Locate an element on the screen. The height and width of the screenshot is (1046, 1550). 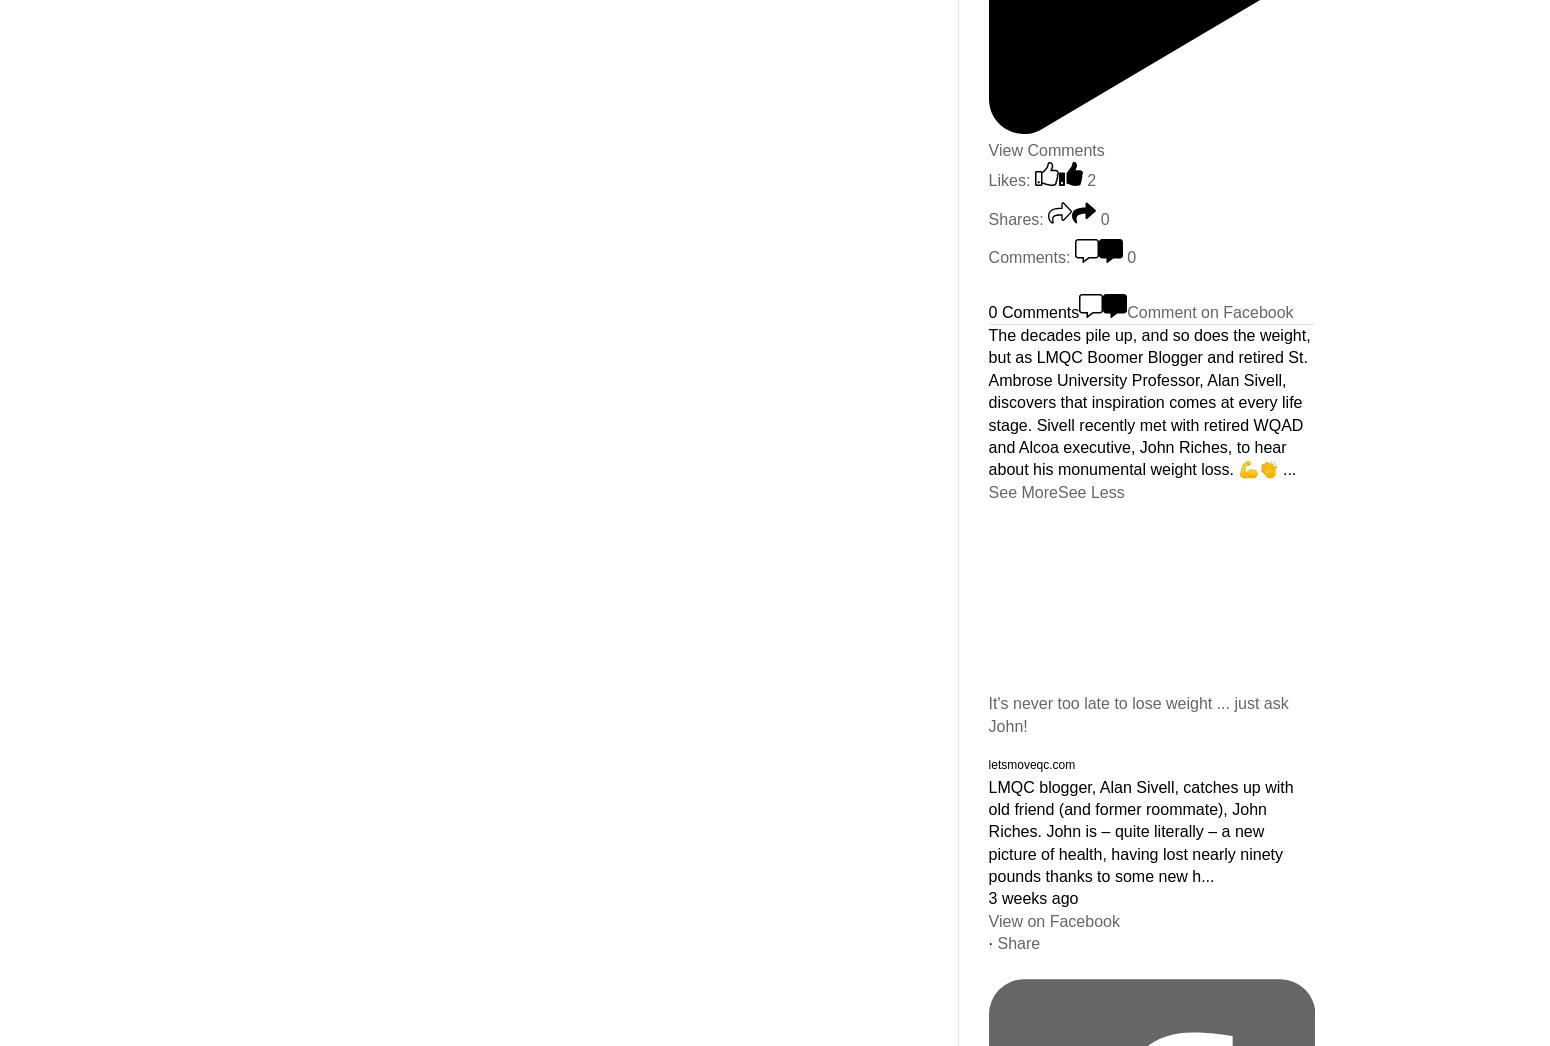
'View on Facebook' is located at coordinates (986, 920).